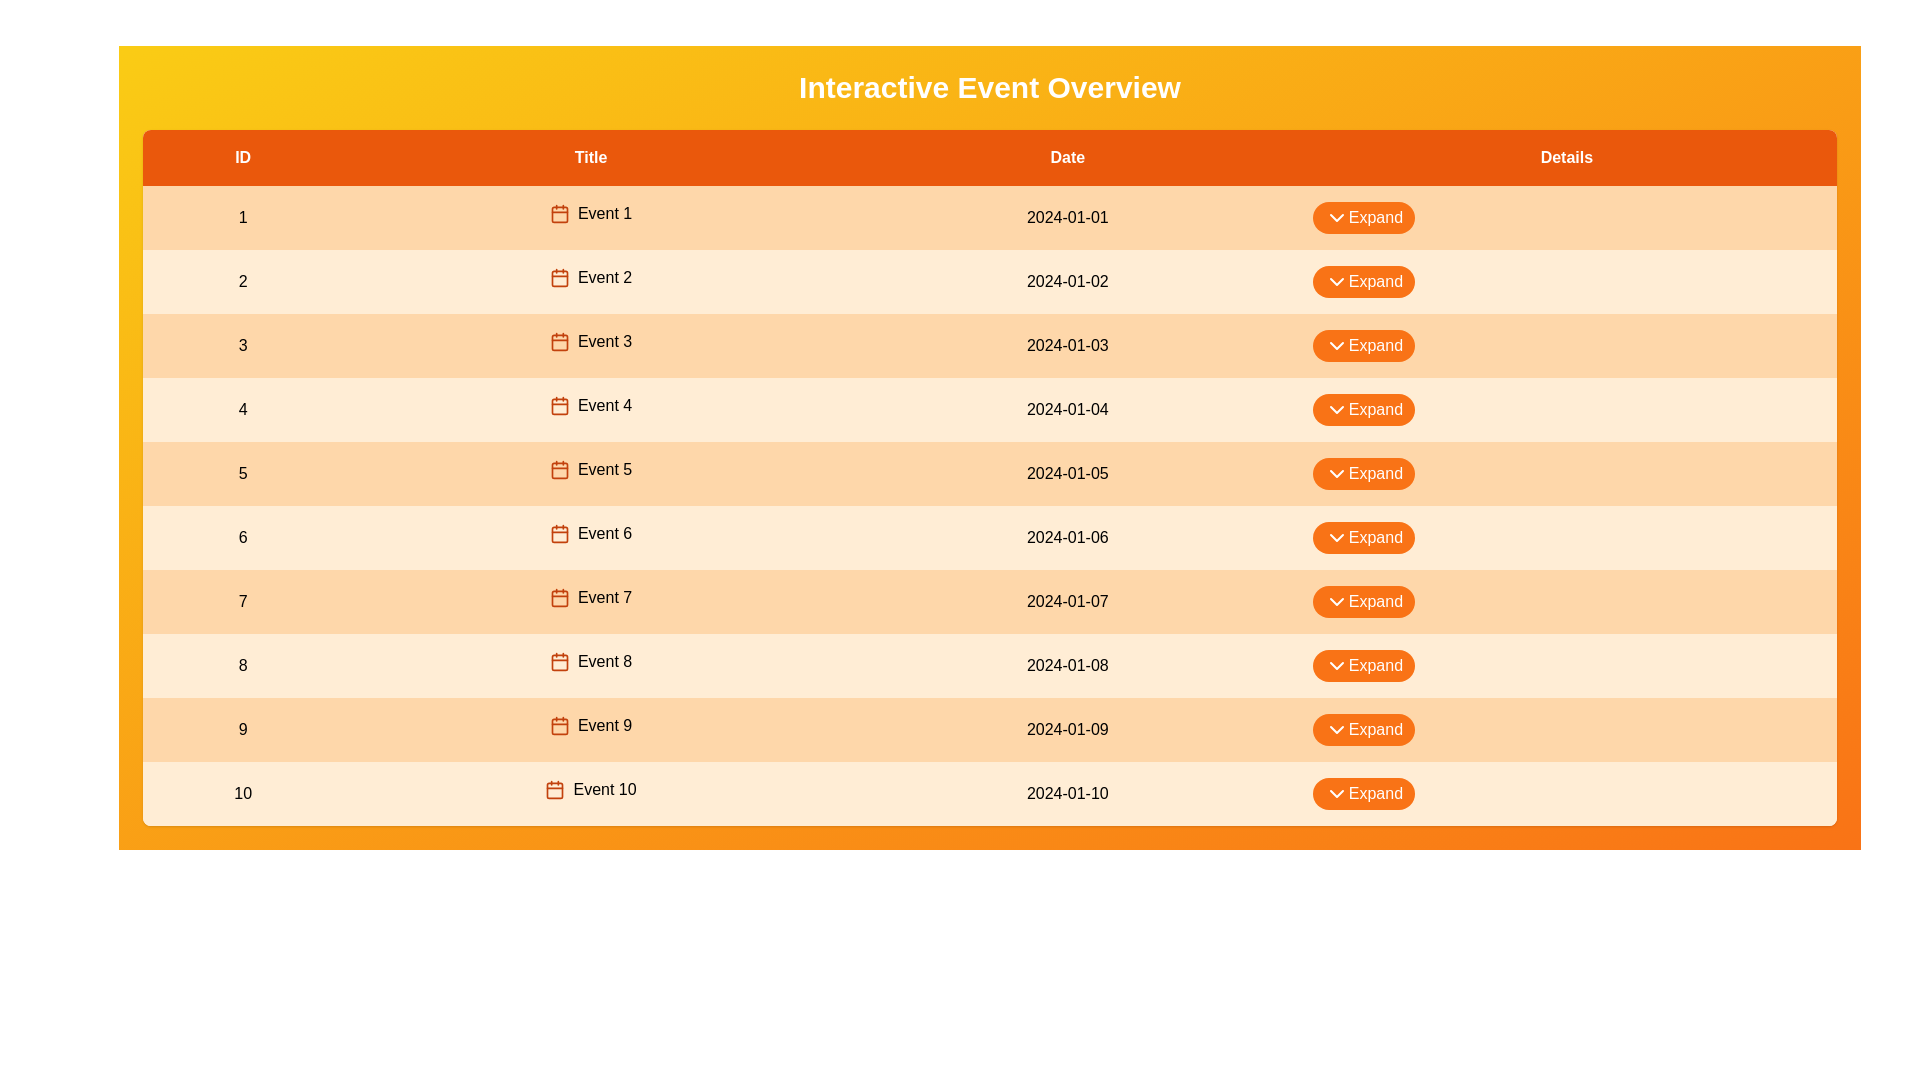 This screenshot has height=1080, width=1920. What do you see at coordinates (1065, 157) in the screenshot?
I see `the column header Date to sort or highlight it` at bounding box center [1065, 157].